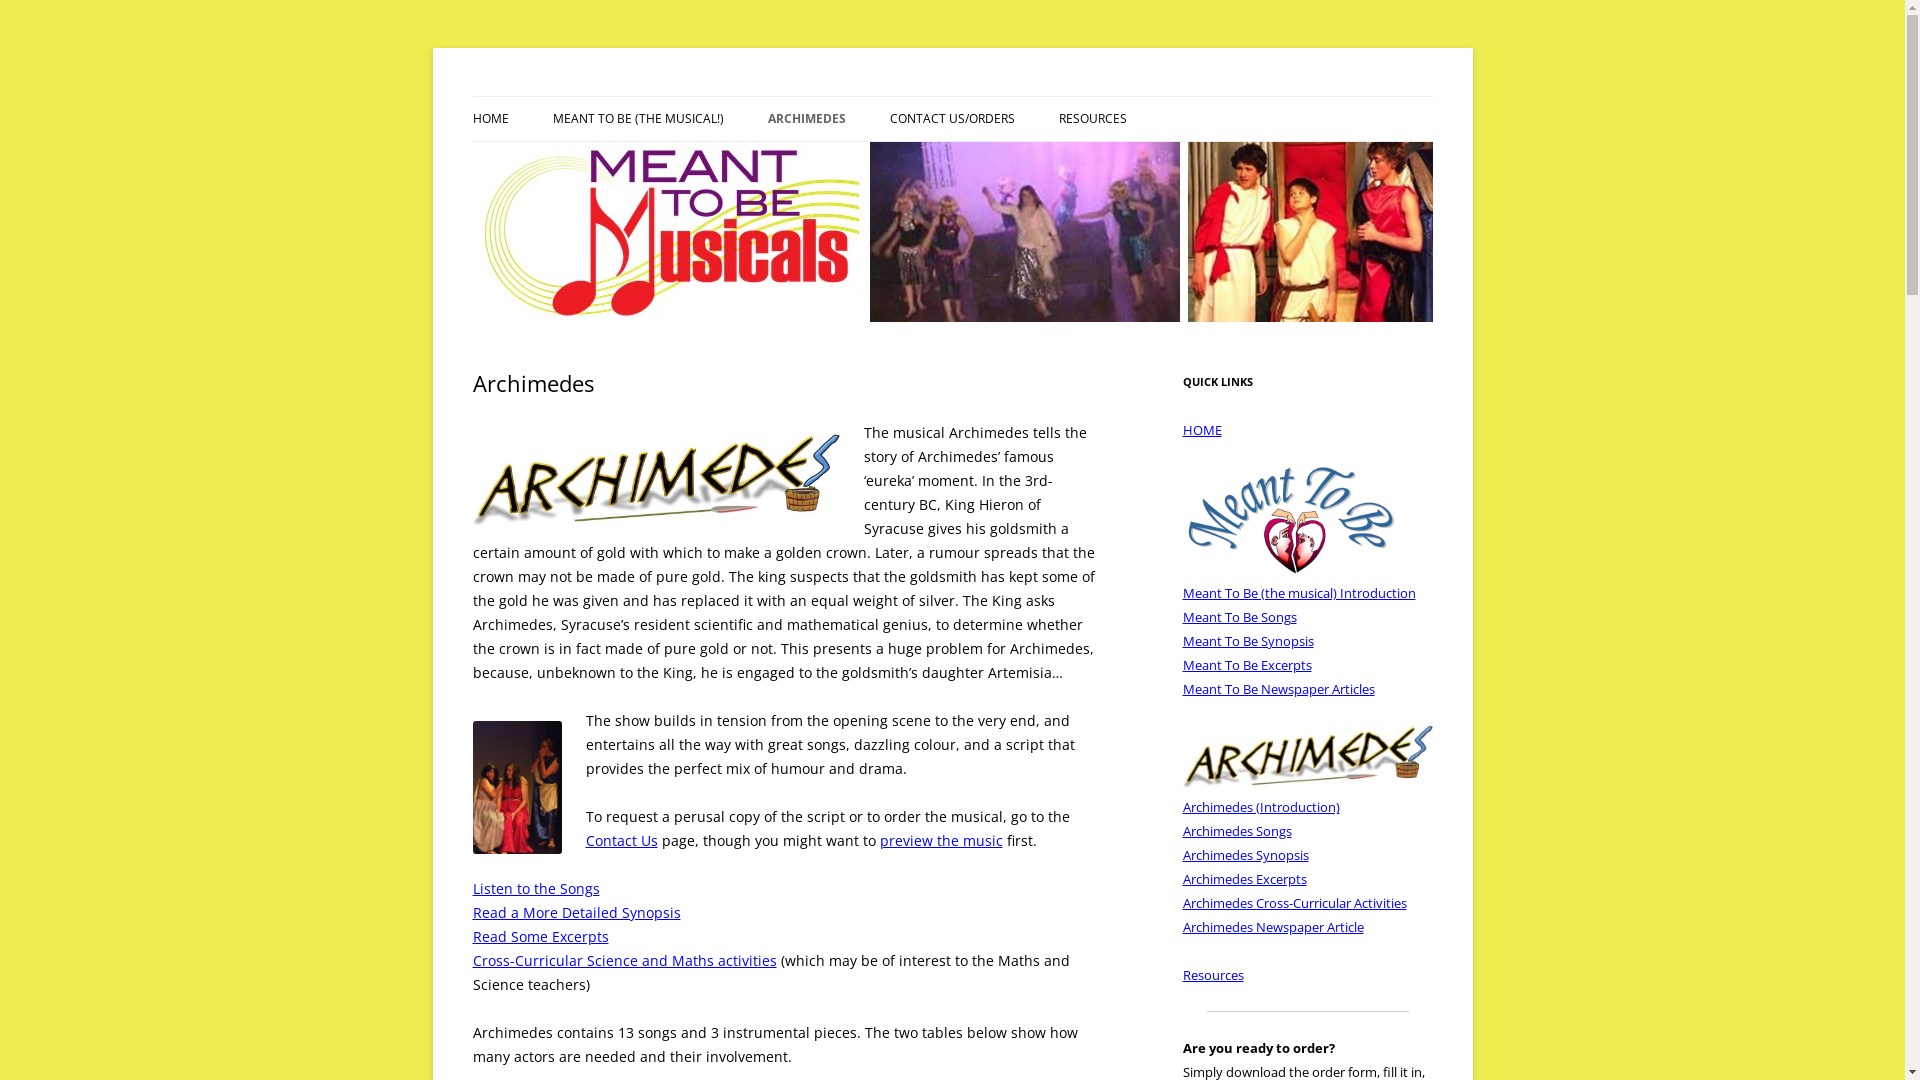 This screenshot has height=1080, width=1920. Describe the element at coordinates (1181, 688) in the screenshot. I see `'Meant To Be Newspaper Articles'` at that location.